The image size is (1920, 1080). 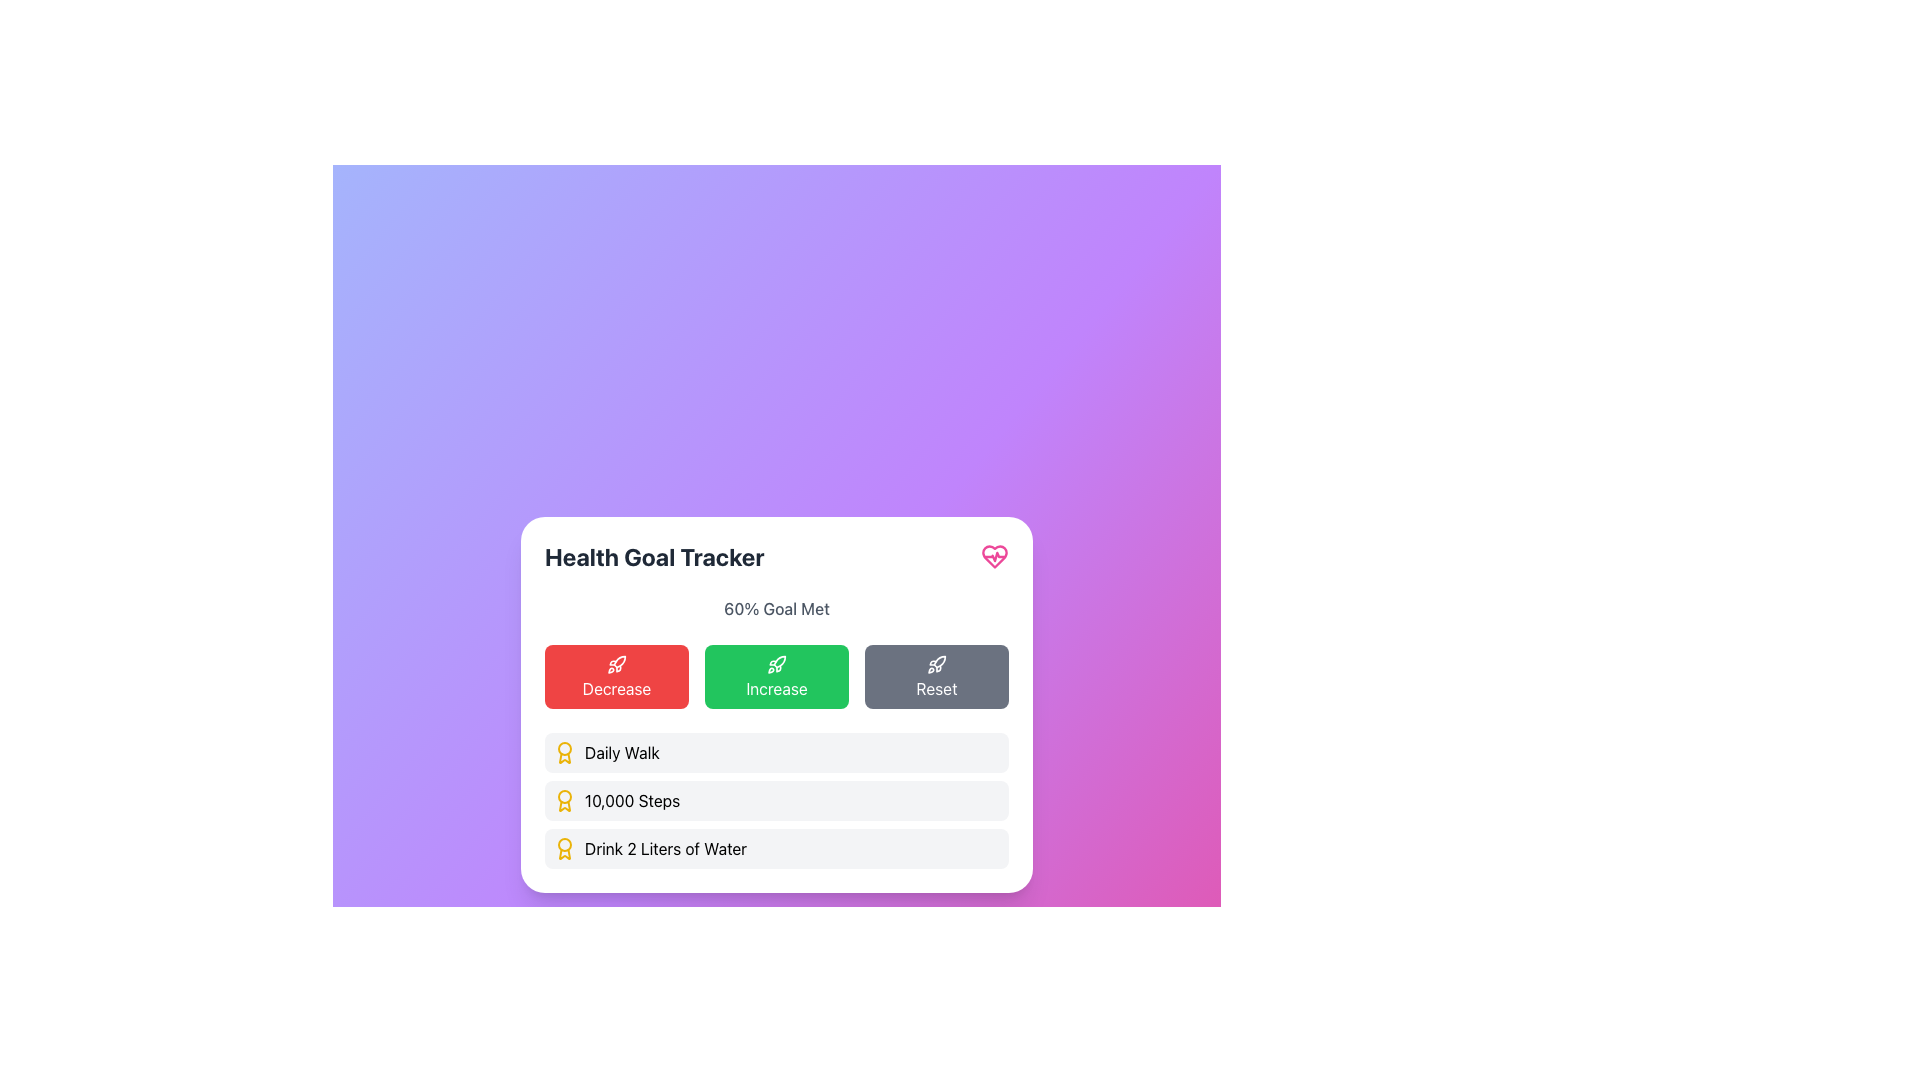 I want to click on the text label that displays '60% Goal Met', which is centered in the 'Health Goal Tracker' section above the buttons 'Decrease', 'Increase', and 'Reset', so click(x=776, y=608).